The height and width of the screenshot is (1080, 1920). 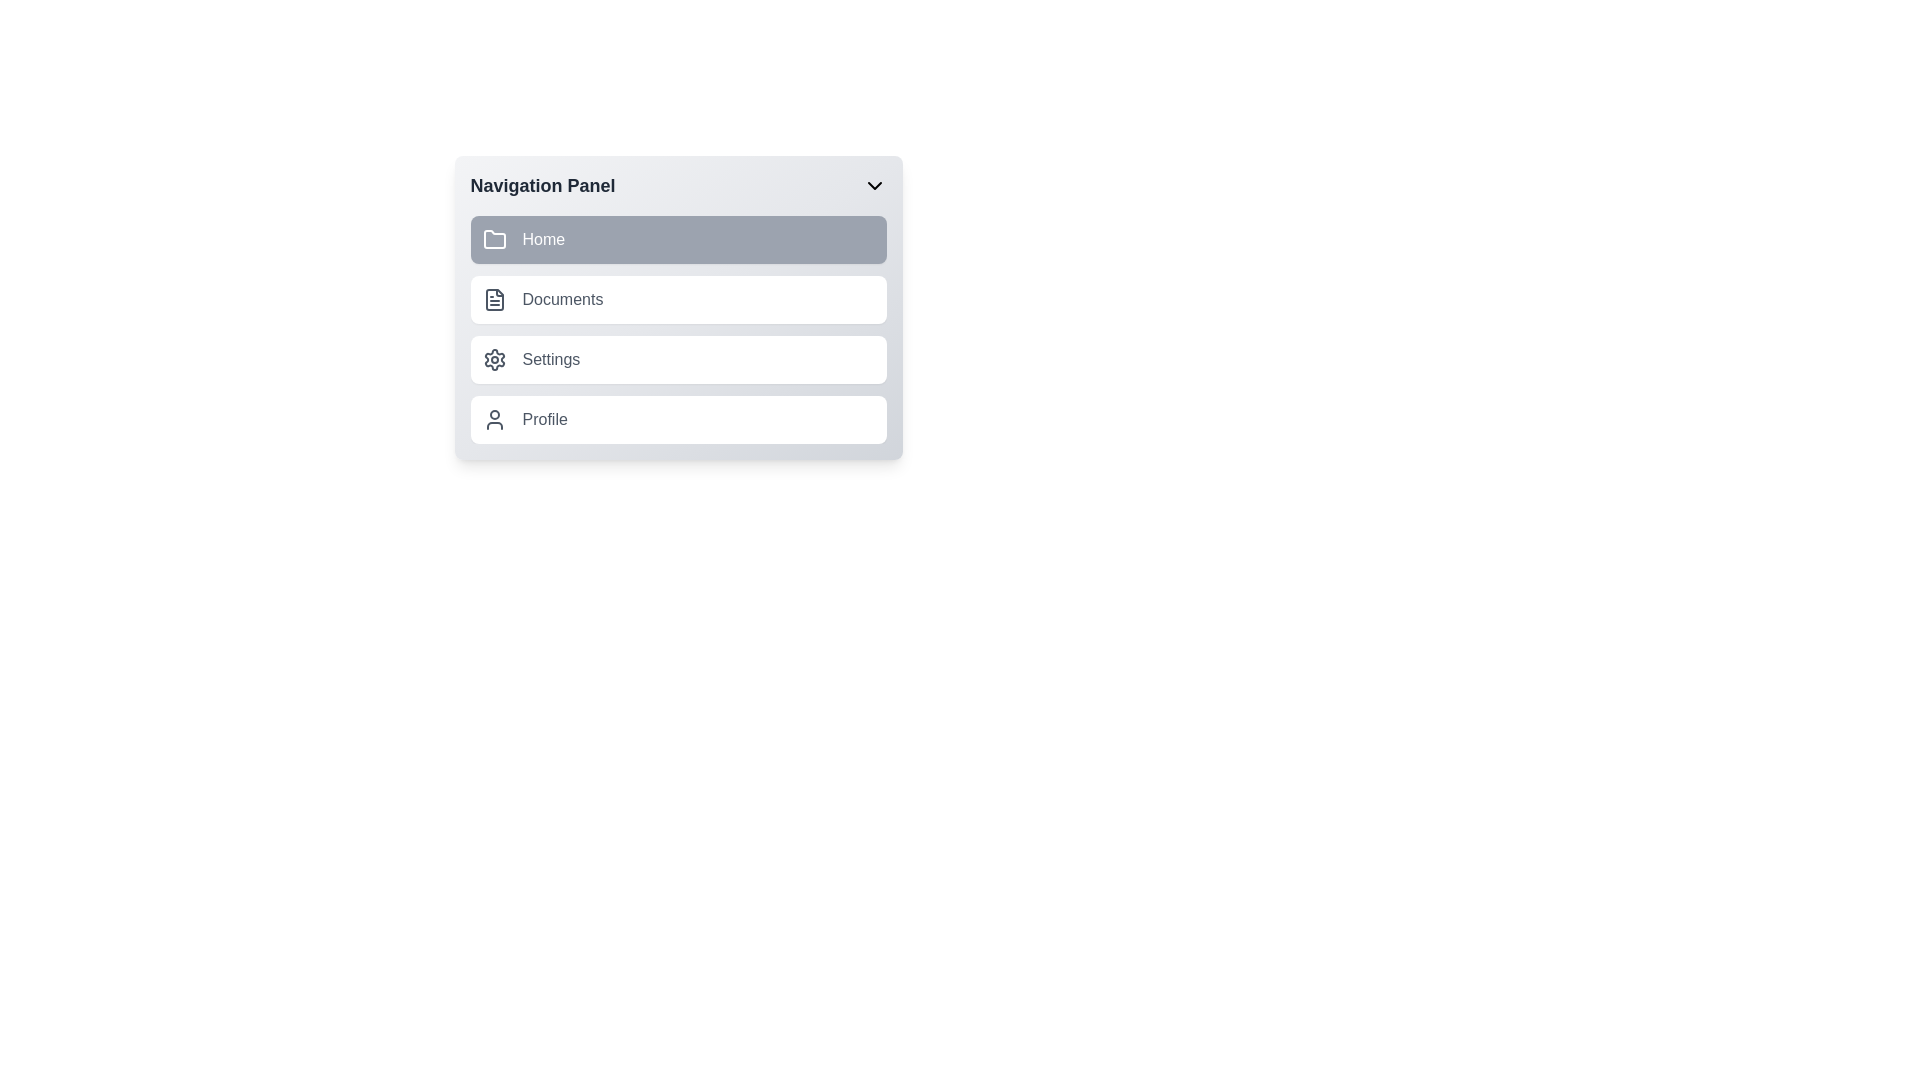 What do you see at coordinates (494, 238) in the screenshot?
I see `the folder icon in the navigation menu labeled 'Home'` at bounding box center [494, 238].